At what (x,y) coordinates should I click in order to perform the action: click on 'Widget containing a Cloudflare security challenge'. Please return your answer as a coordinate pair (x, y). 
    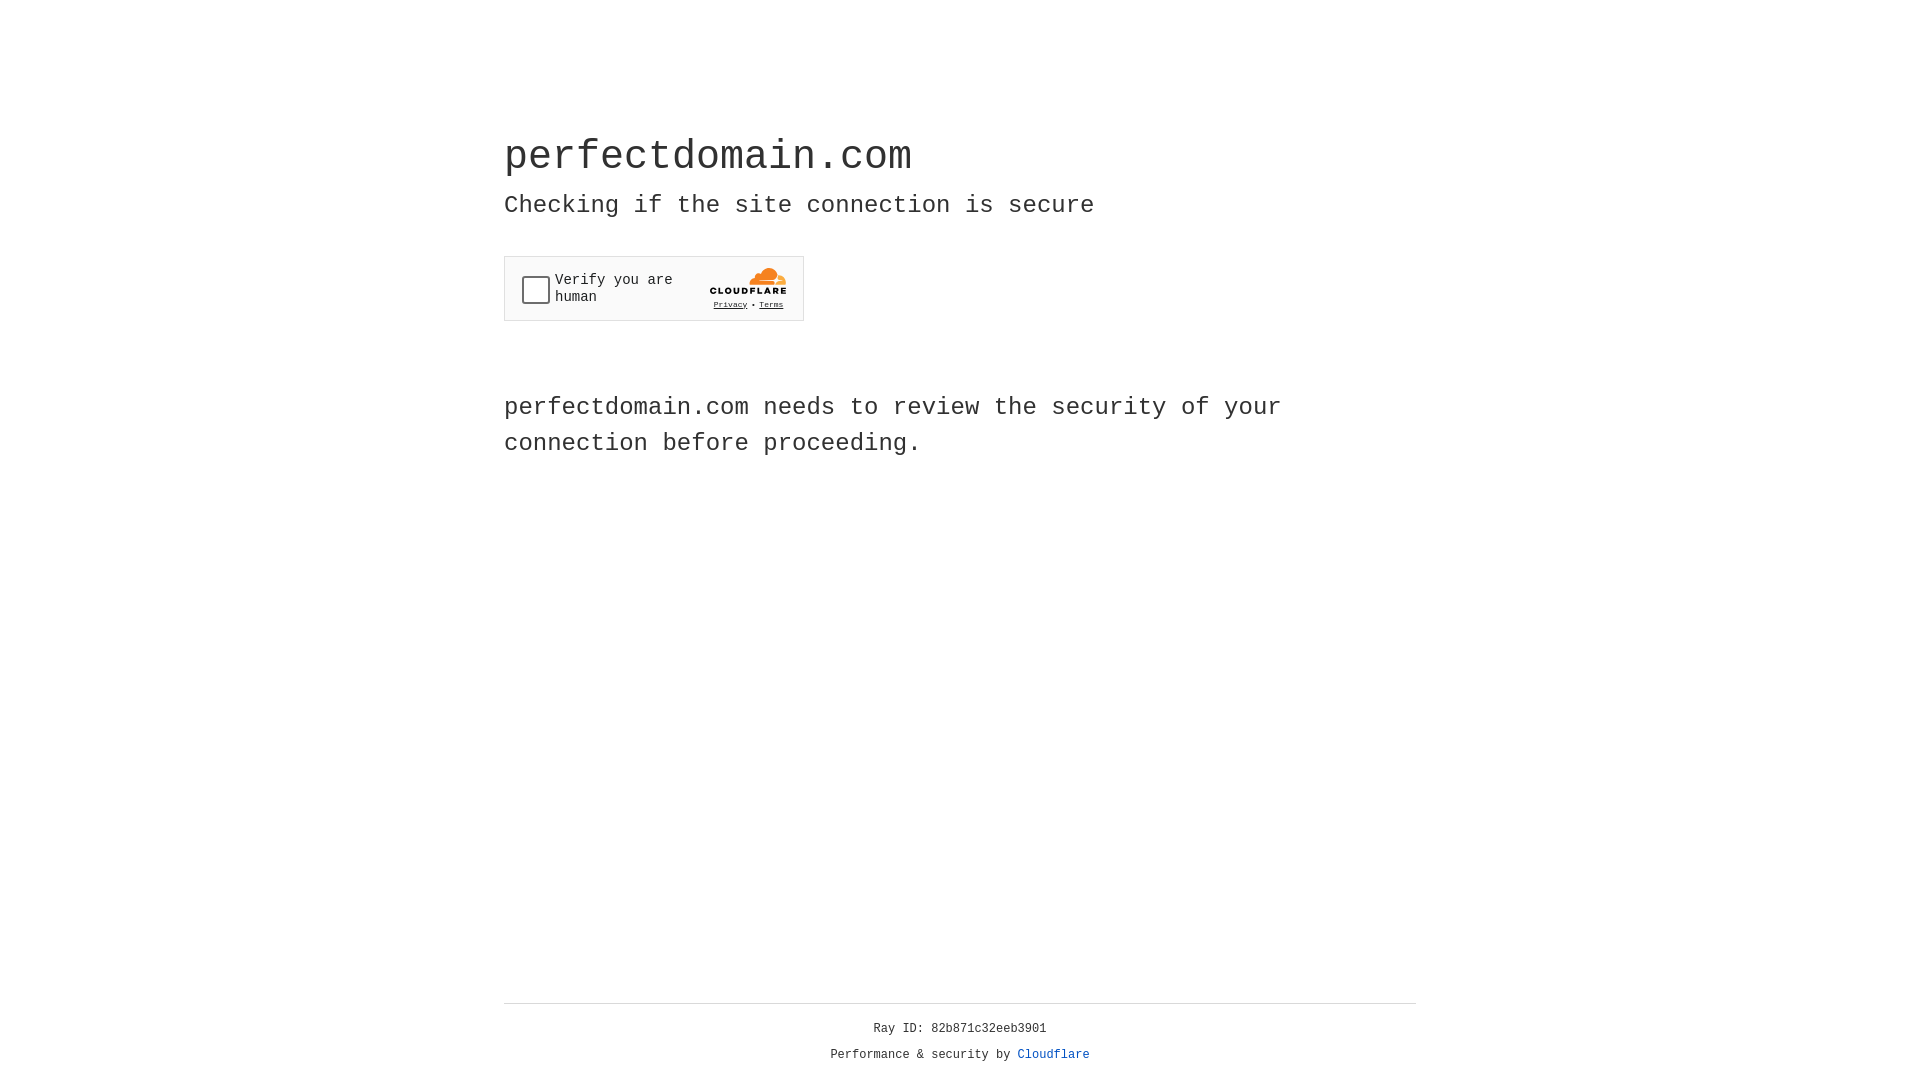
    Looking at the image, I should click on (653, 288).